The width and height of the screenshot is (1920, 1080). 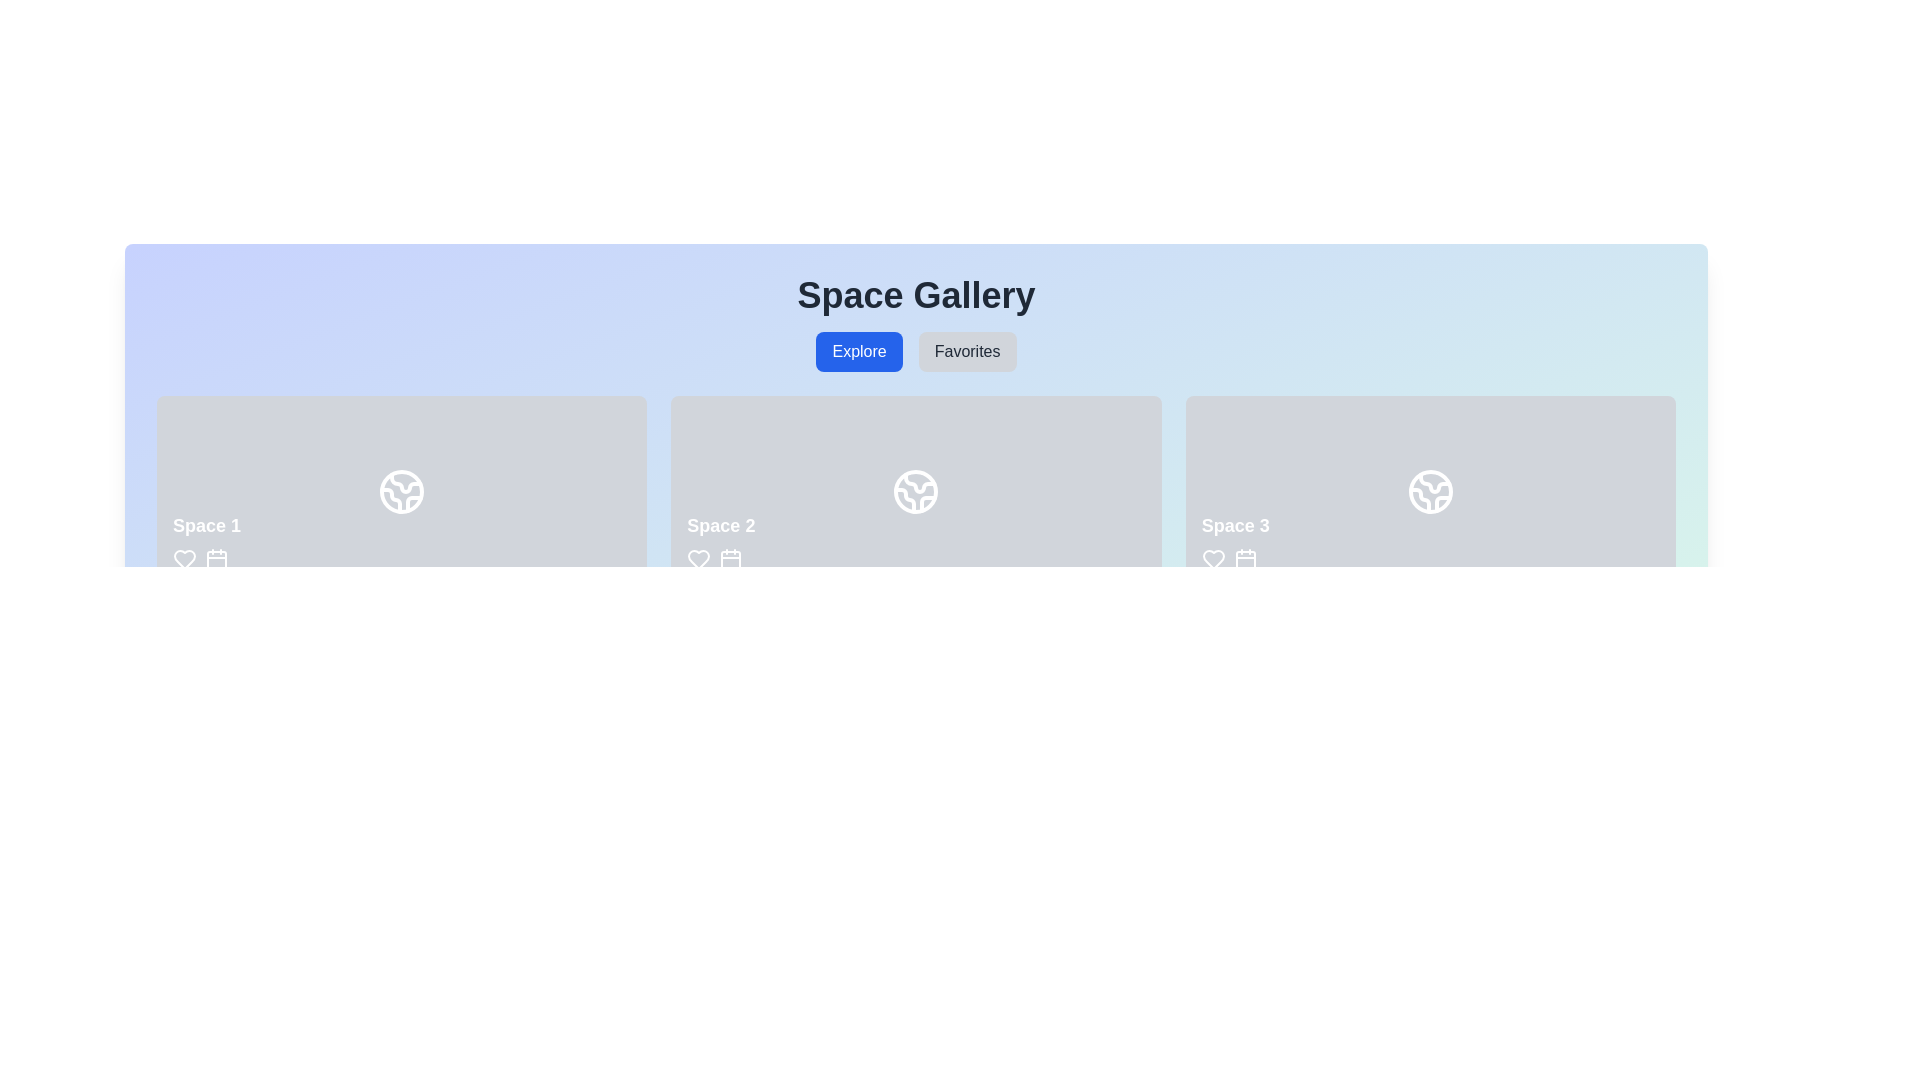 I want to click on the Calendar icon located at the bottom-left area of the third item in a horizontally aligned grid, so click(x=1244, y=560).